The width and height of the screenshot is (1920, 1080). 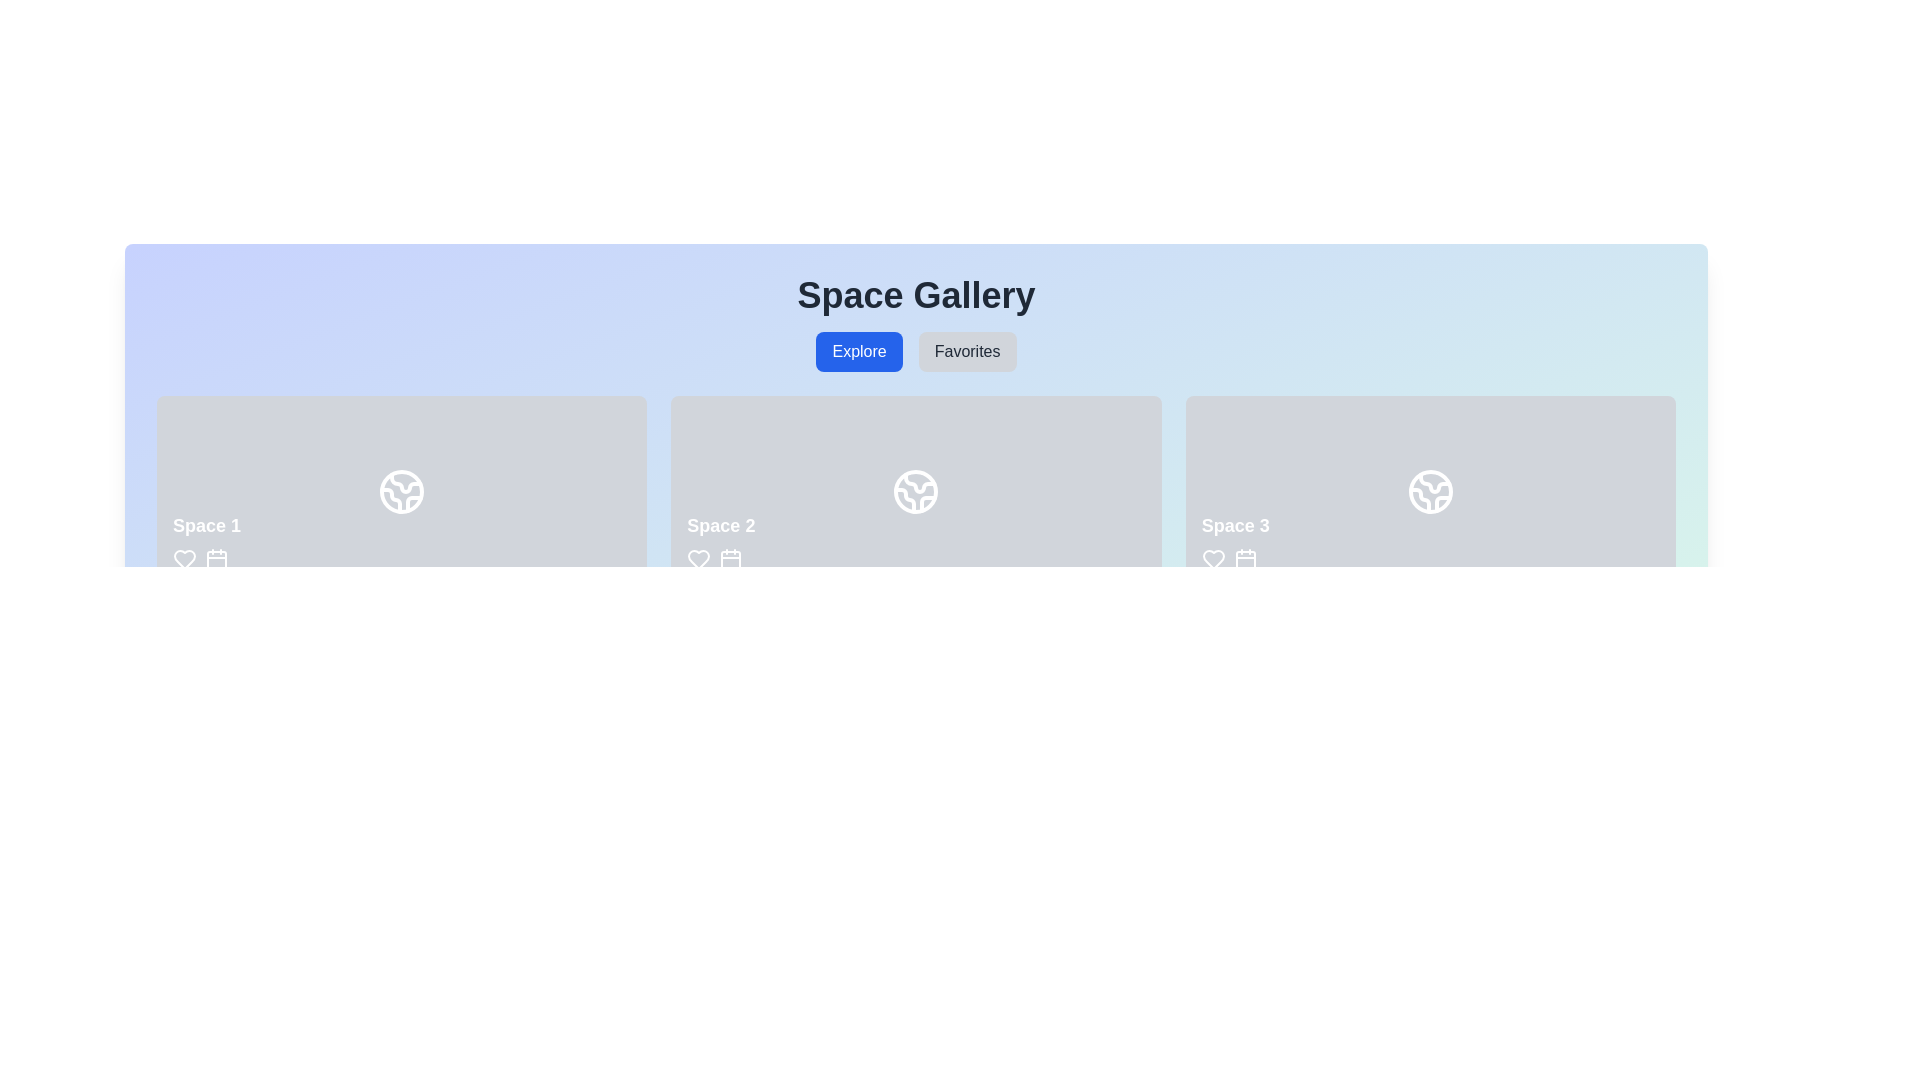 I want to click on the Calendar icon located at the bottom-left area of the third item in a horizontally aligned grid, so click(x=1244, y=560).